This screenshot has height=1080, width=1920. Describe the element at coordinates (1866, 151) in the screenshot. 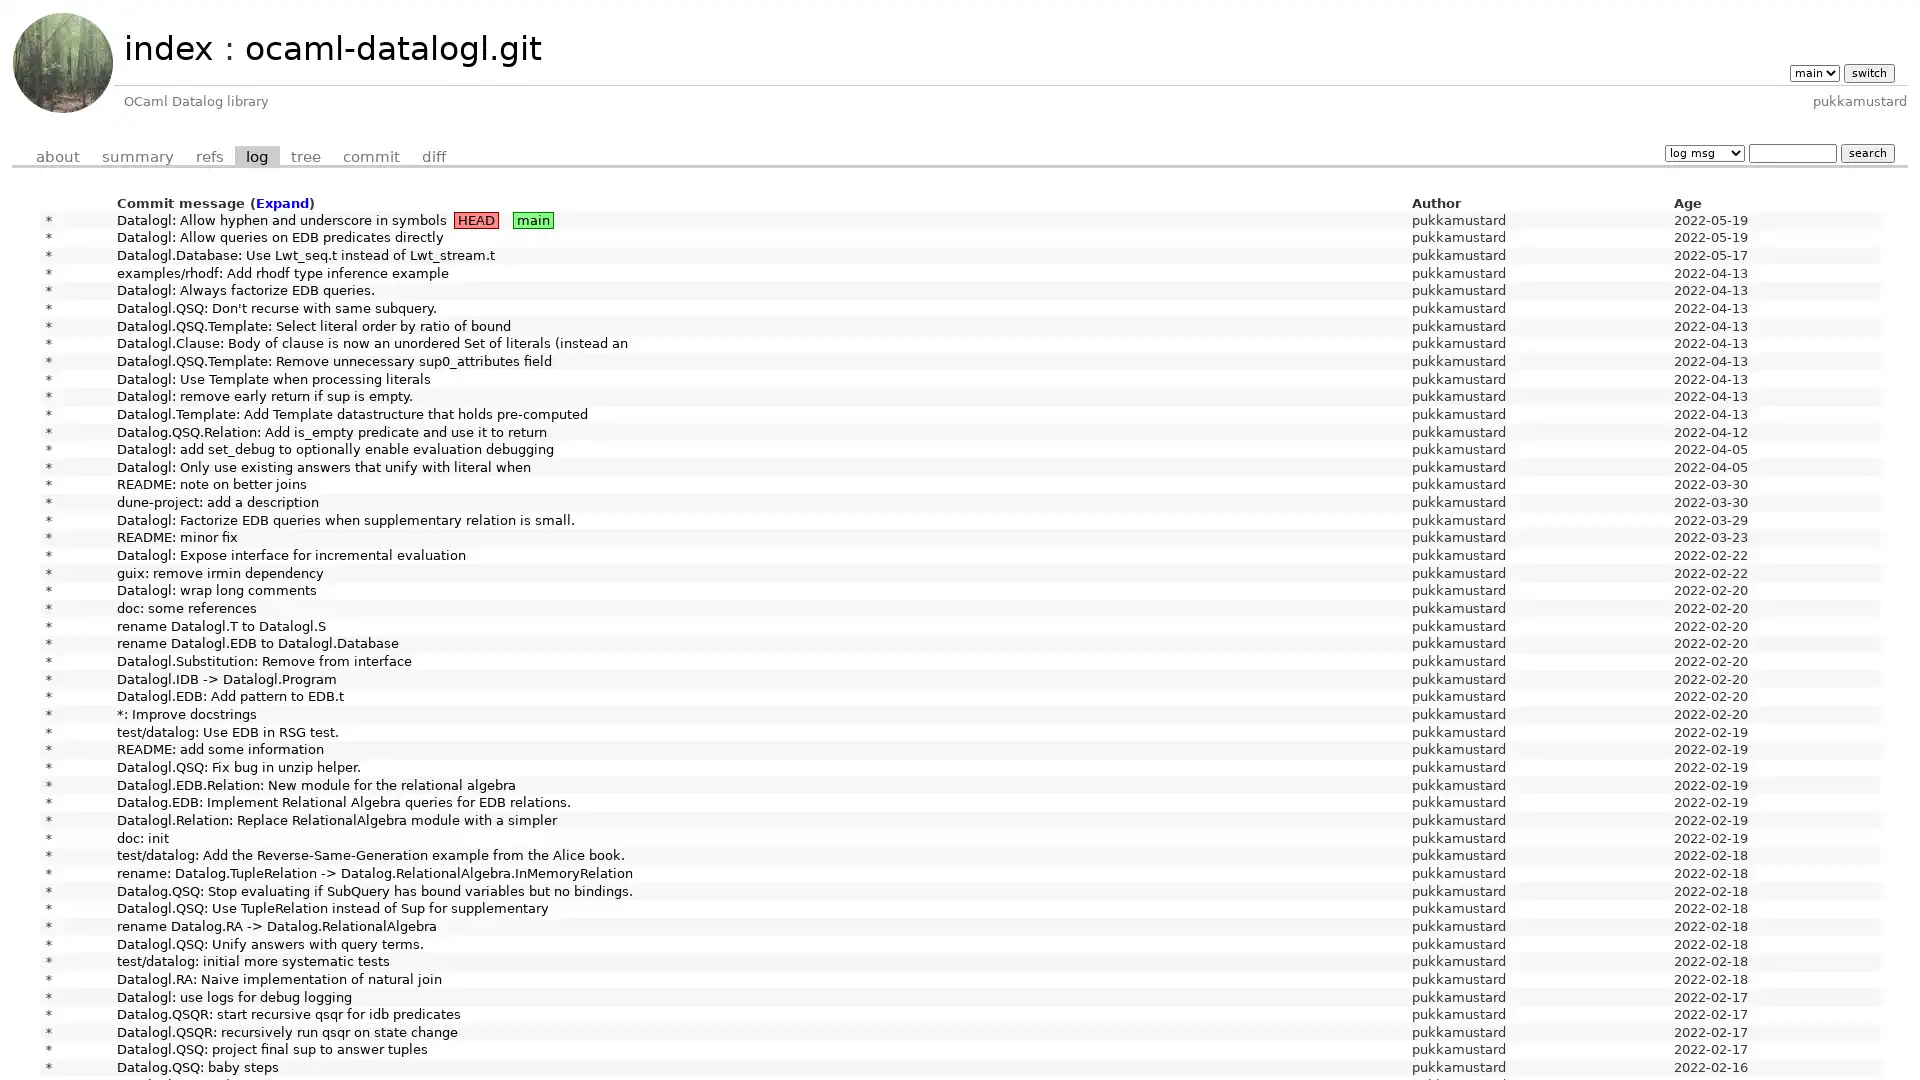

I see `search` at that location.